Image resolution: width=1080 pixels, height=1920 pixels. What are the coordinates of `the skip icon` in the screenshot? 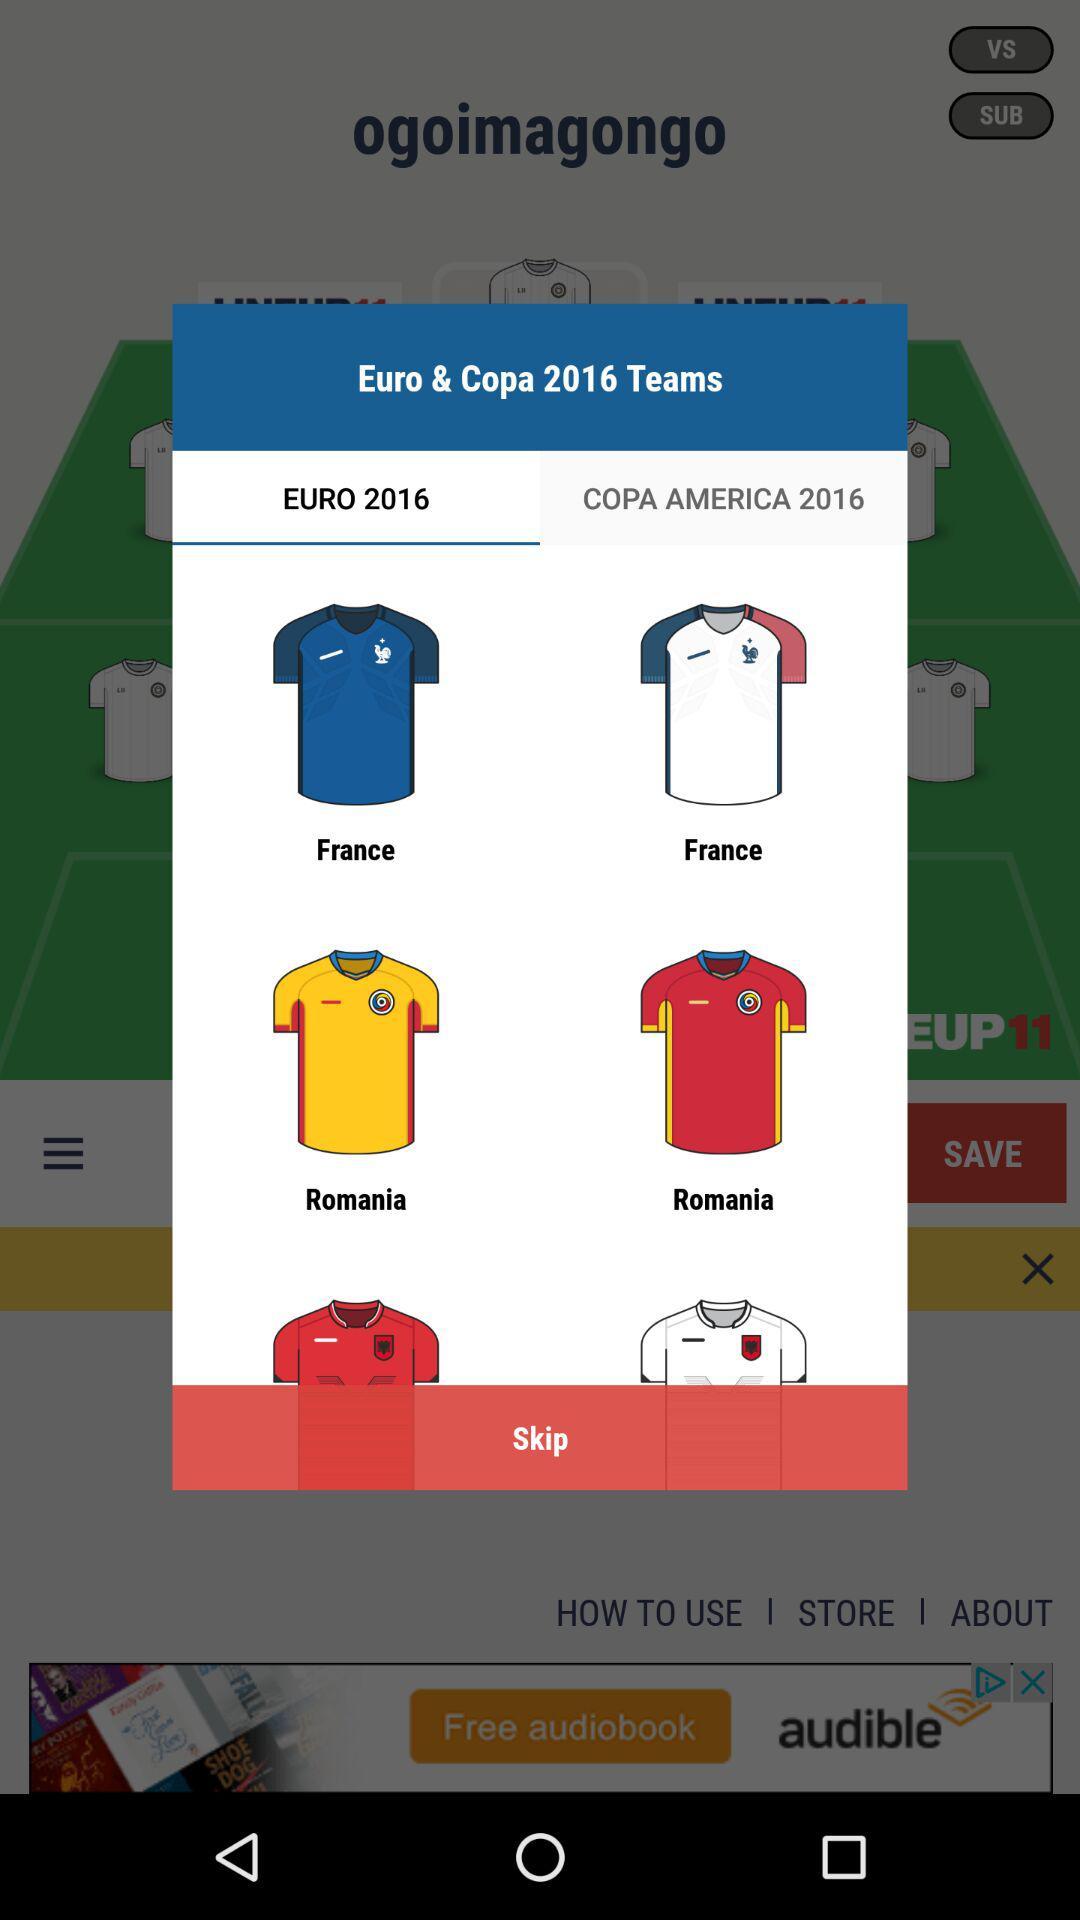 It's located at (540, 1436).